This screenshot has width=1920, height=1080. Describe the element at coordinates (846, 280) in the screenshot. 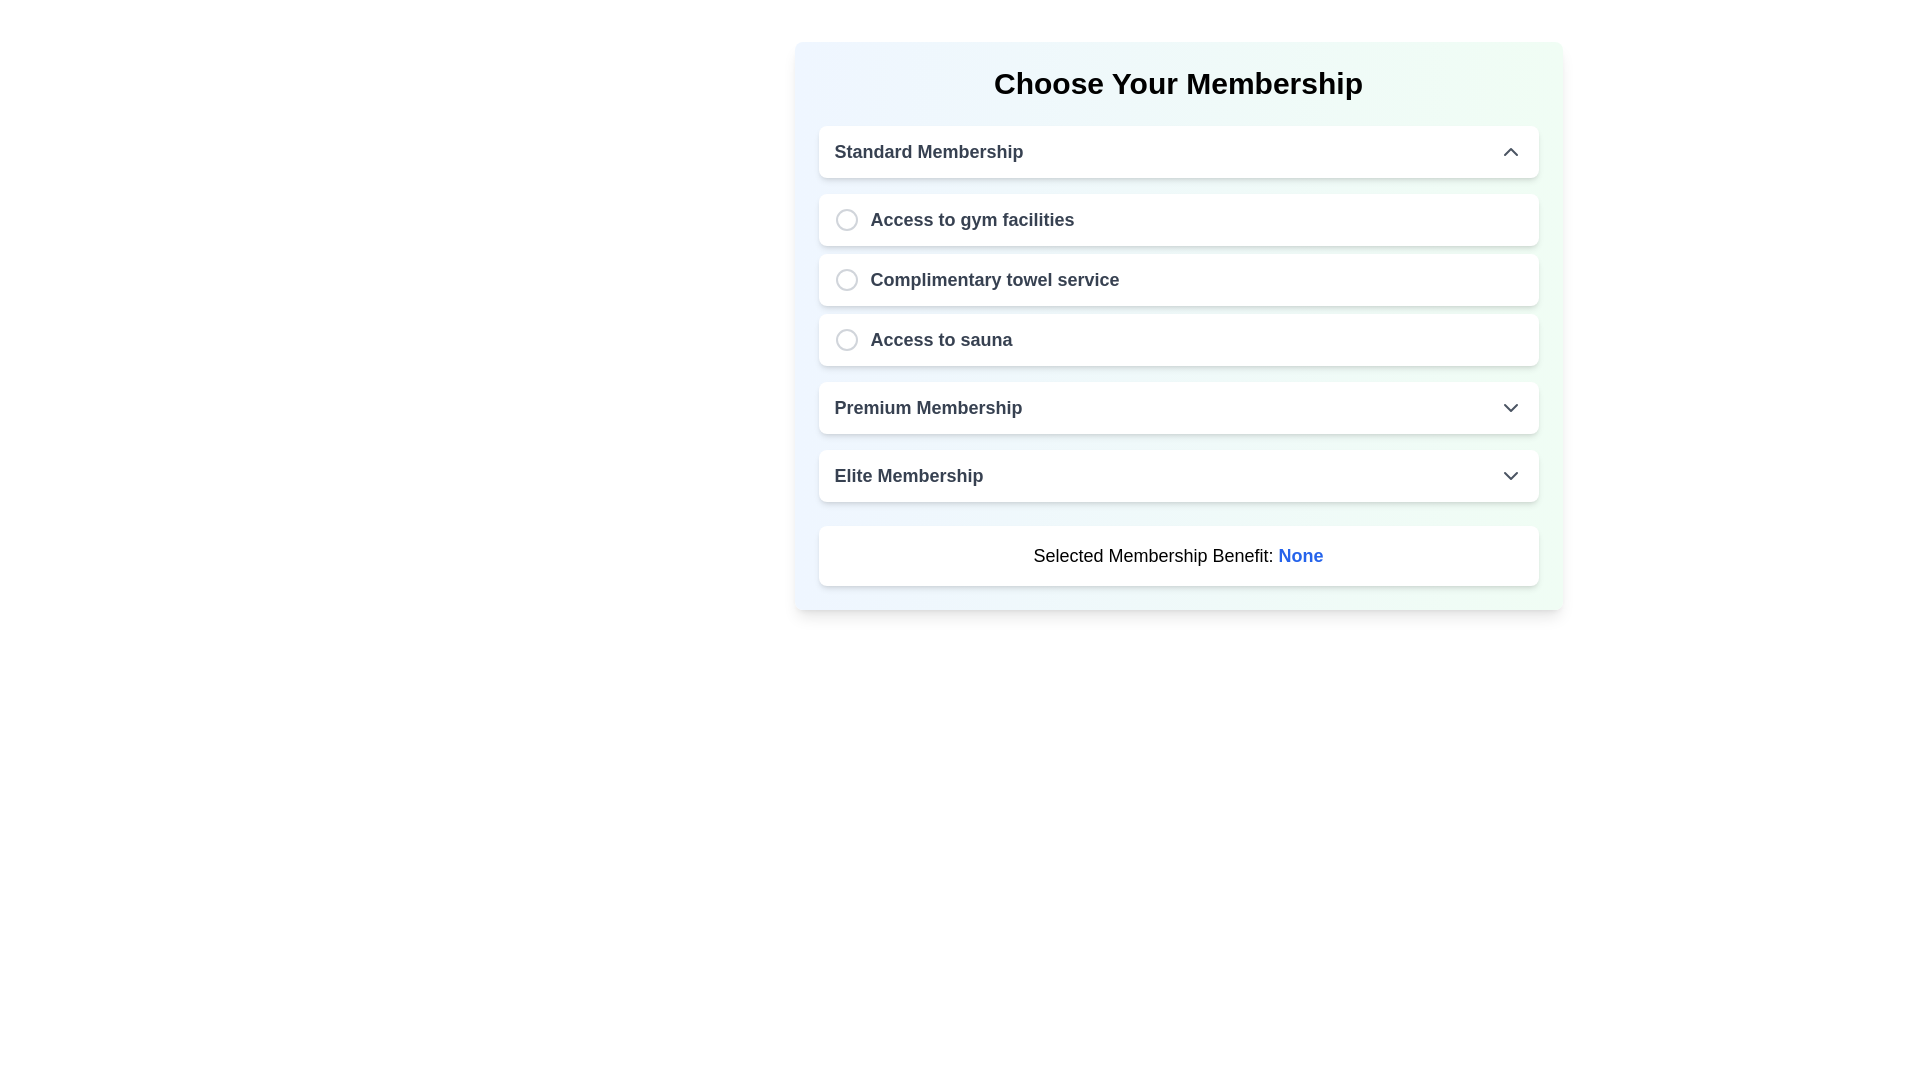

I see `the unselected radio button icon for the 'Complimentary towel service' option located under the 'Standard Membership' section` at that location.